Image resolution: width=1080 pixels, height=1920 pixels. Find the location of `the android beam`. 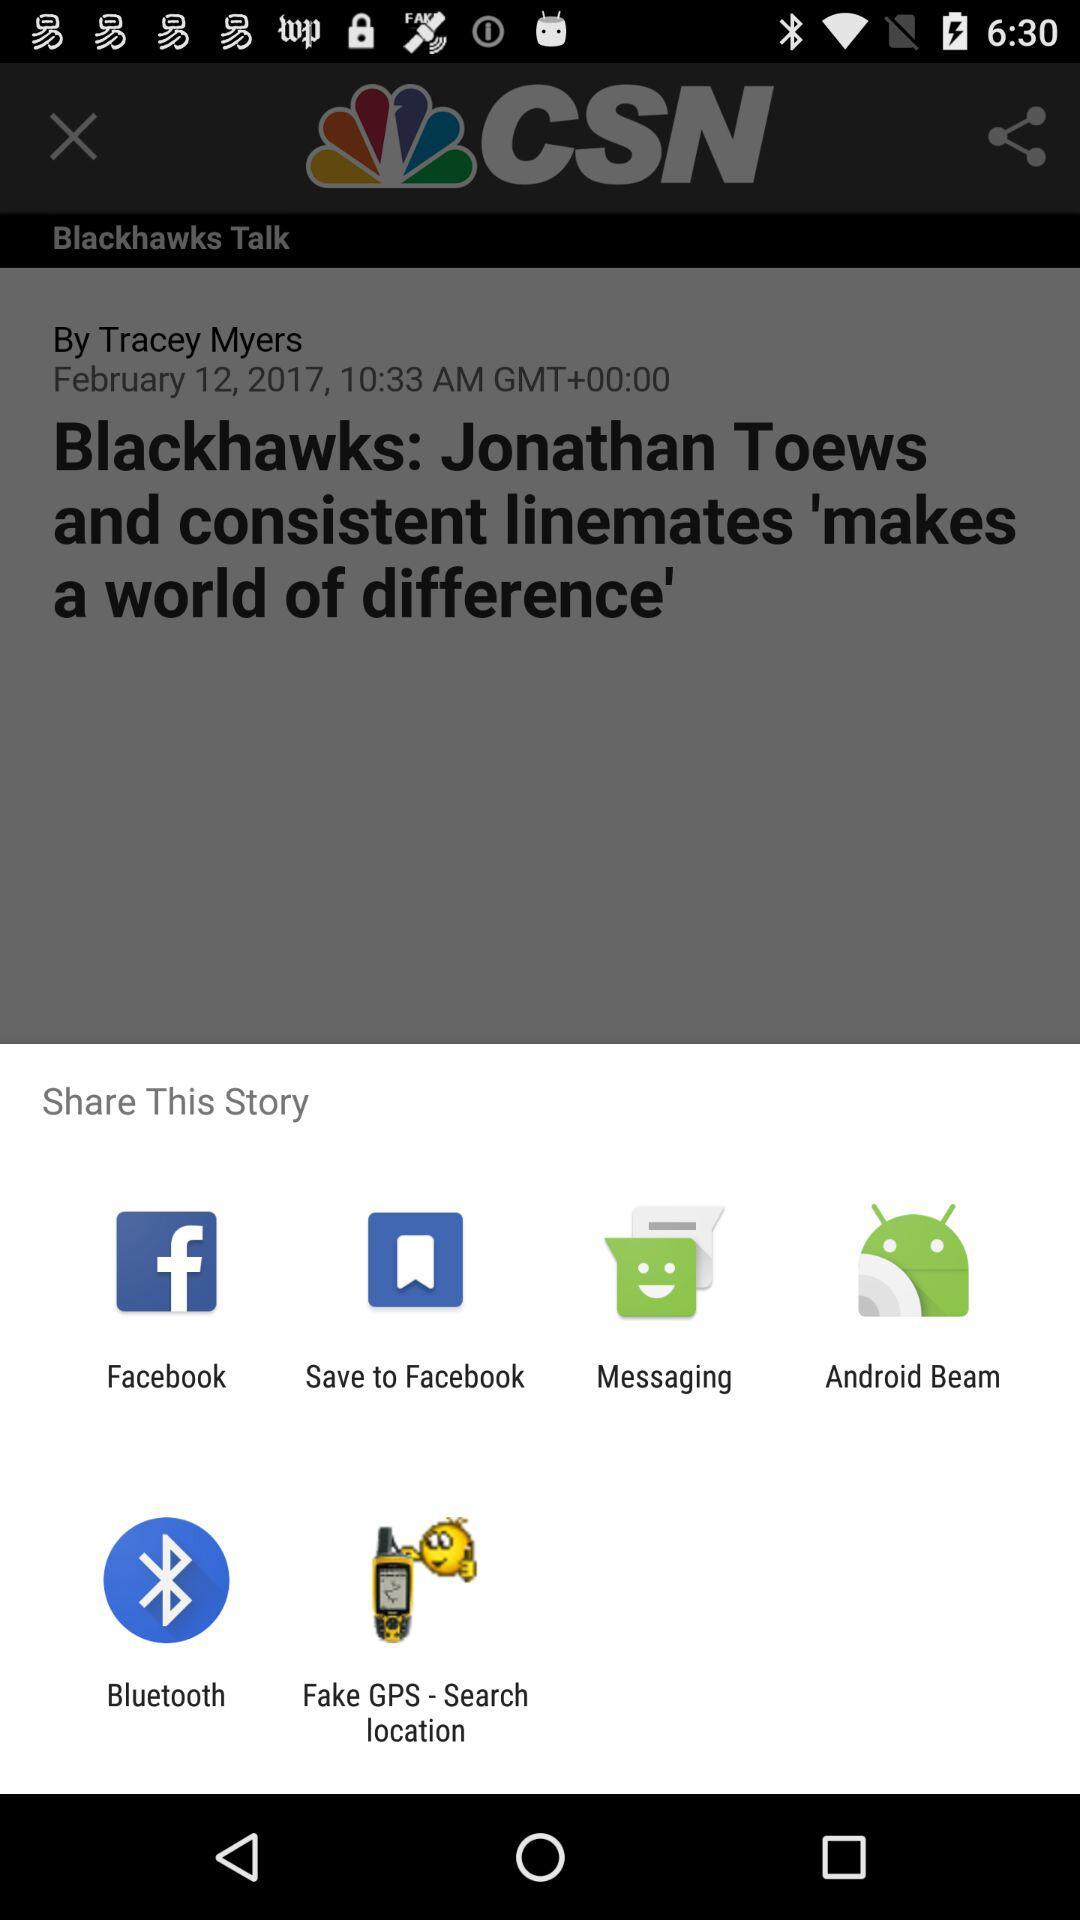

the android beam is located at coordinates (913, 1392).